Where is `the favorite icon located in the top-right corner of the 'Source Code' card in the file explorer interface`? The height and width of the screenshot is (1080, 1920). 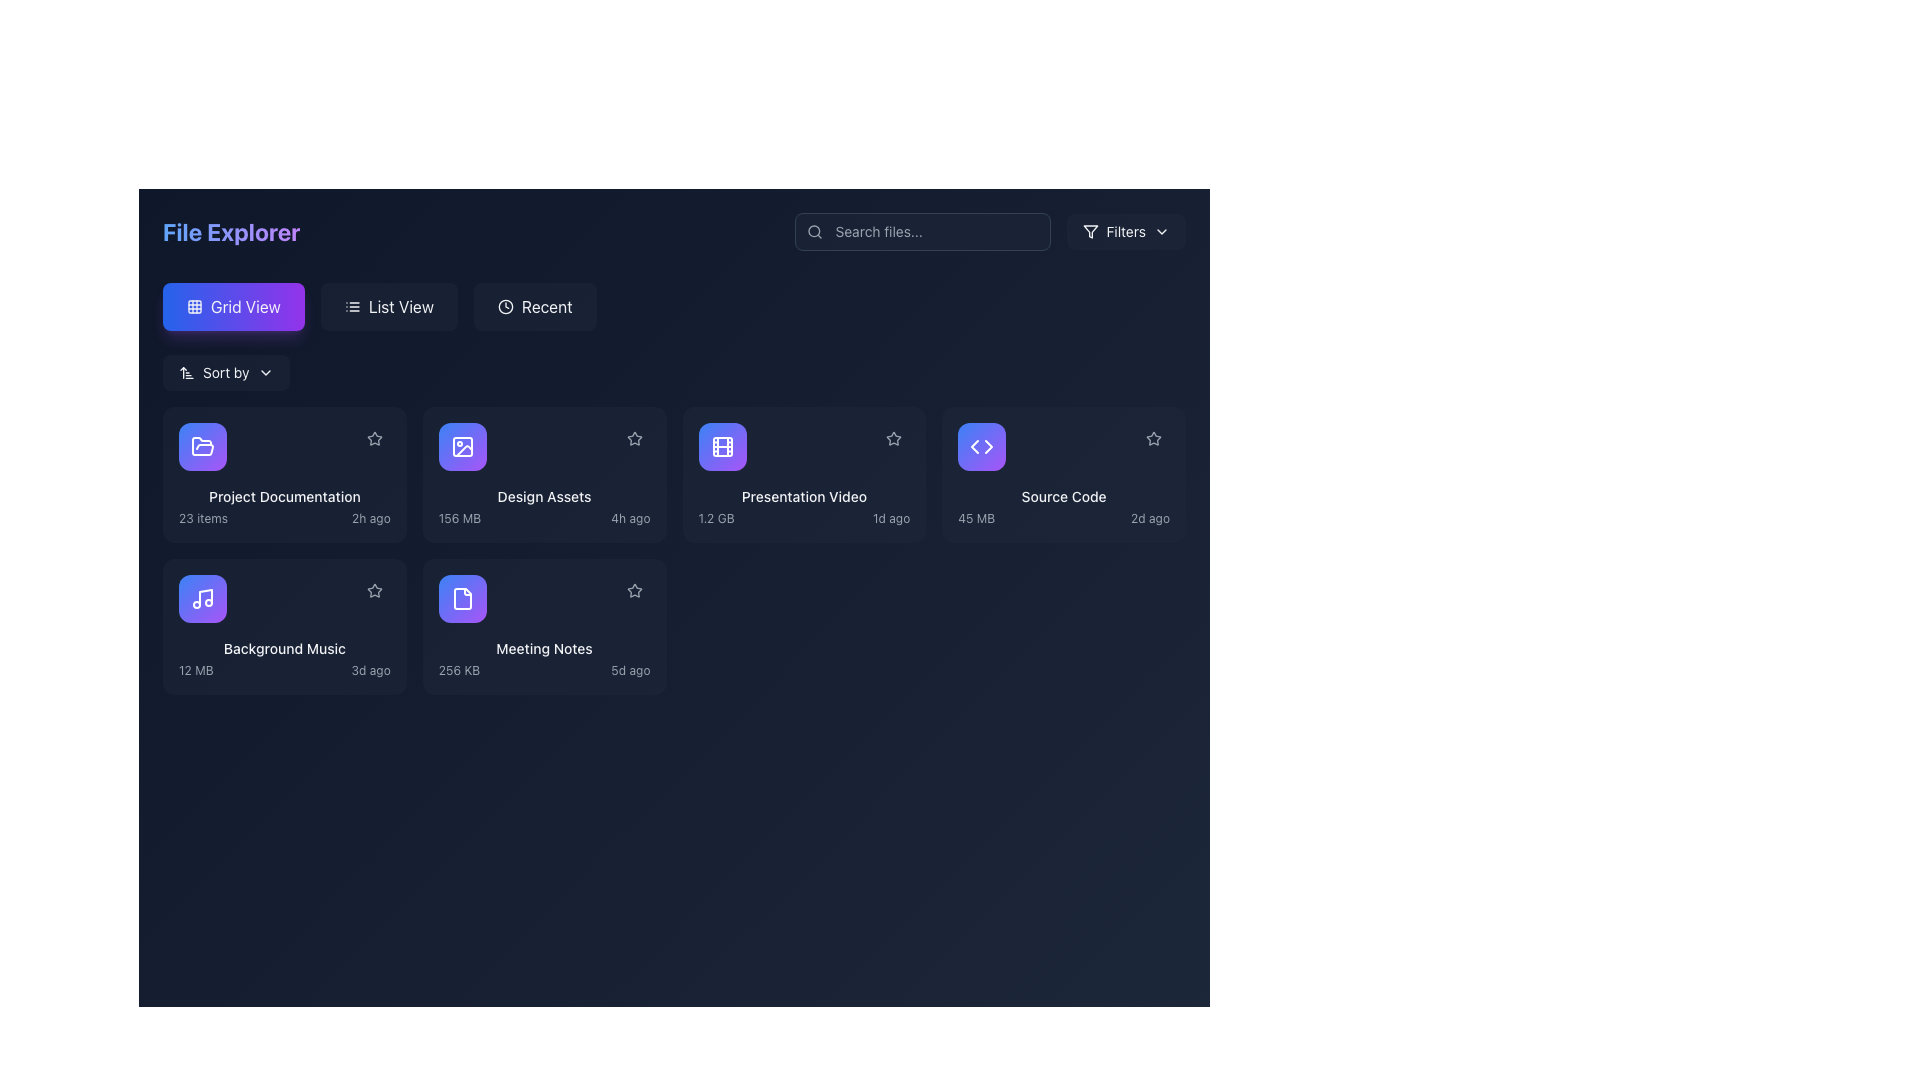 the favorite icon located in the top-right corner of the 'Source Code' card in the file explorer interface is located at coordinates (1153, 437).